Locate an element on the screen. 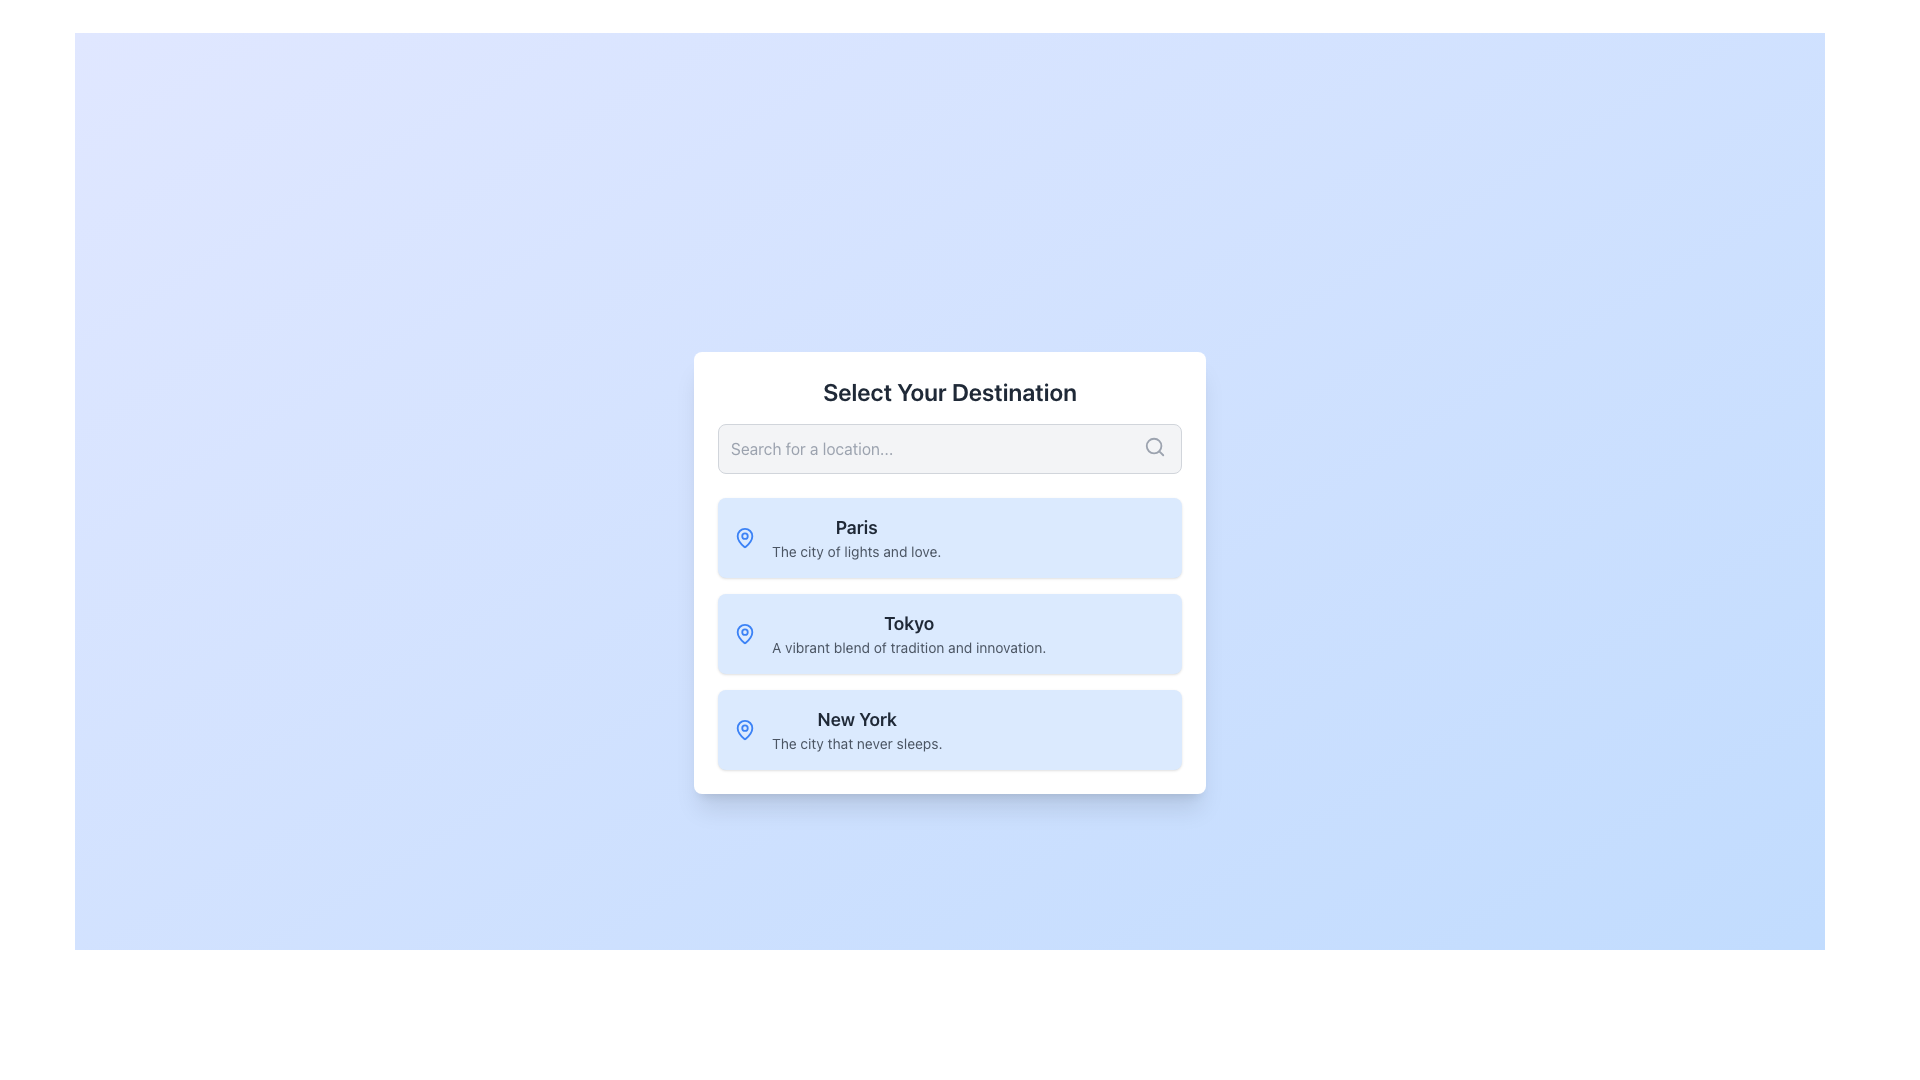 The width and height of the screenshot is (1920, 1080). the selectable option for 'Paris' in the destination selection menu is located at coordinates (856, 536).